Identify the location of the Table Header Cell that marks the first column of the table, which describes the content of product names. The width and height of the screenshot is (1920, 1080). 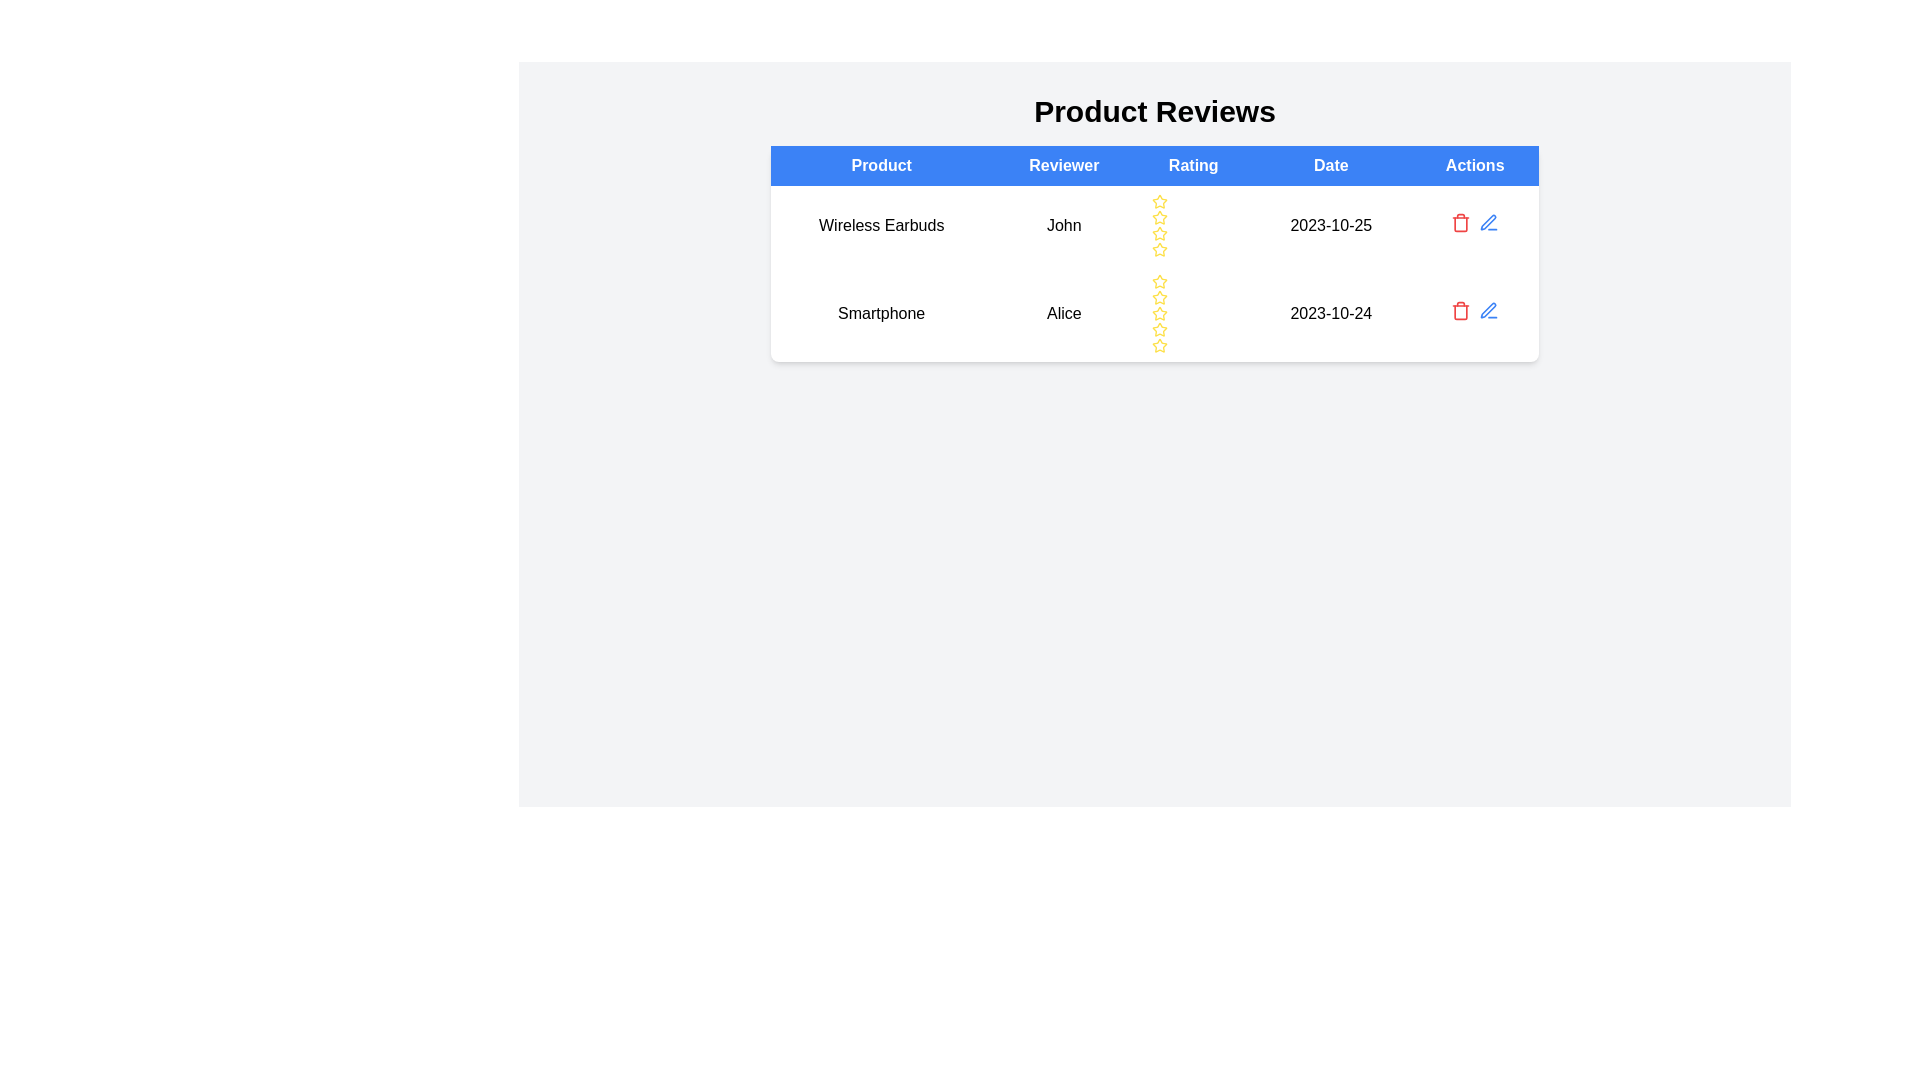
(880, 164).